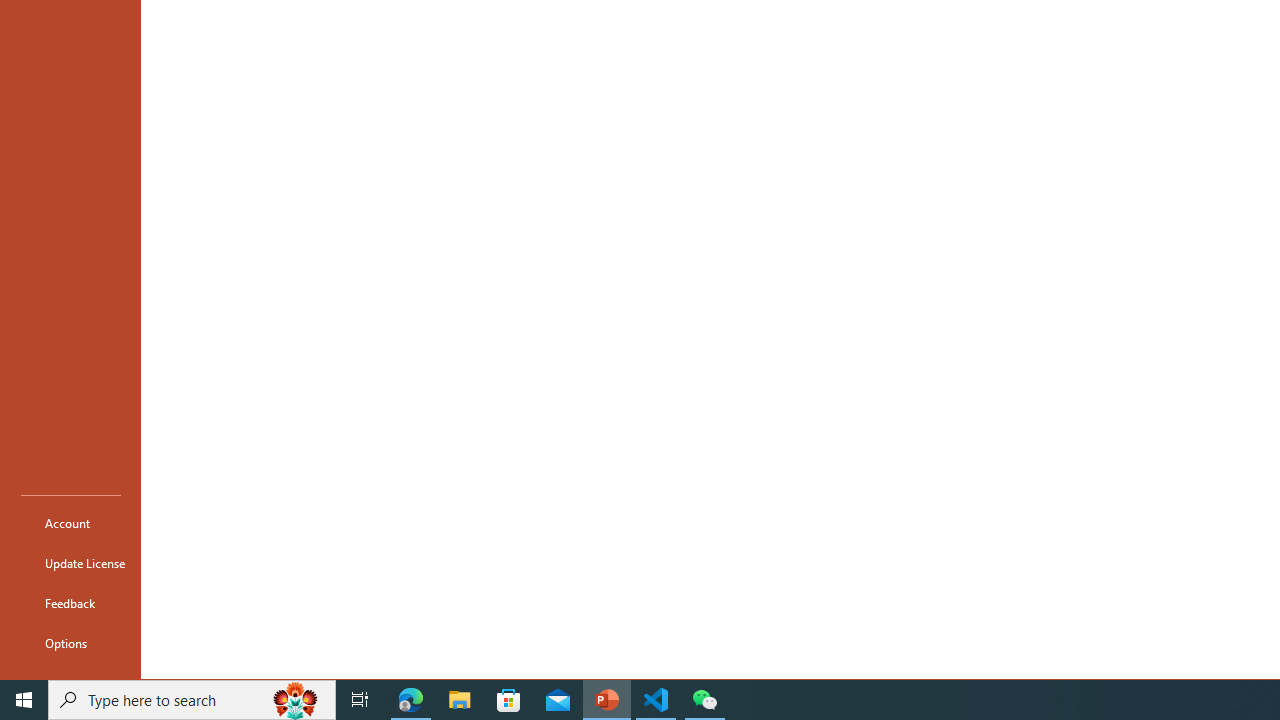 This screenshot has width=1280, height=720. I want to click on 'Account', so click(71, 522).